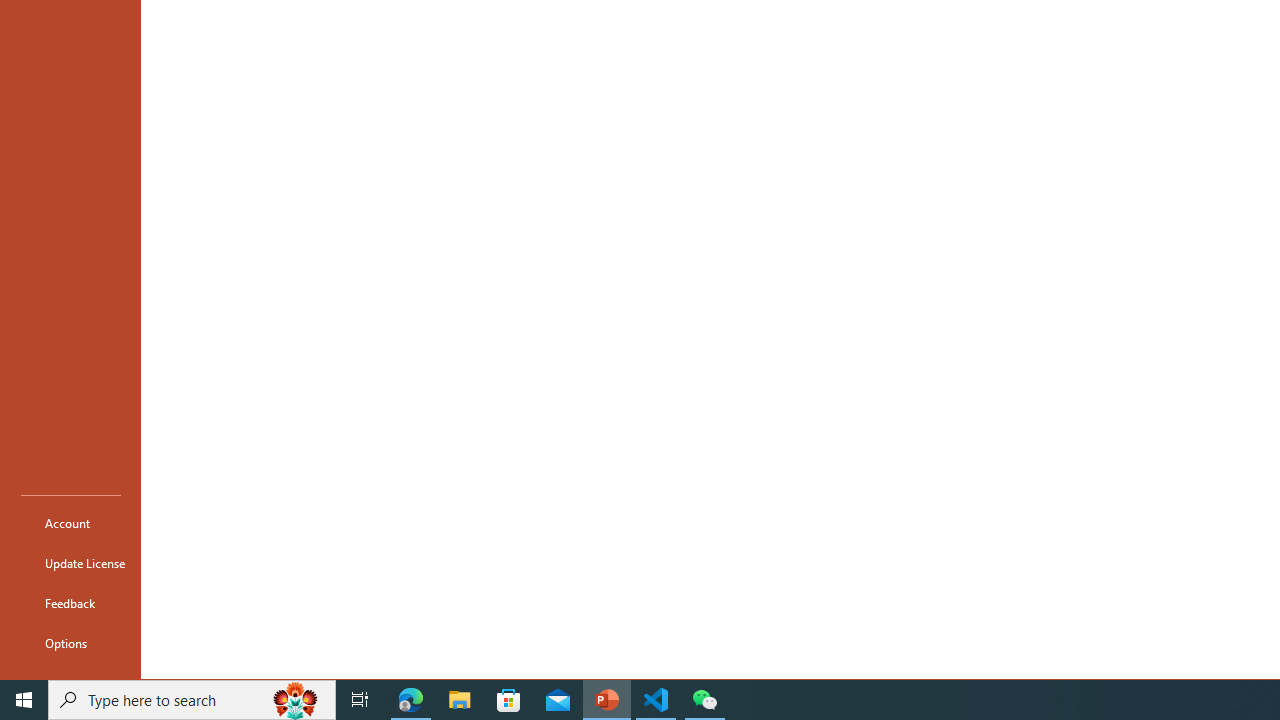 This screenshot has width=1280, height=720. I want to click on 'Account', so click(71, 522).